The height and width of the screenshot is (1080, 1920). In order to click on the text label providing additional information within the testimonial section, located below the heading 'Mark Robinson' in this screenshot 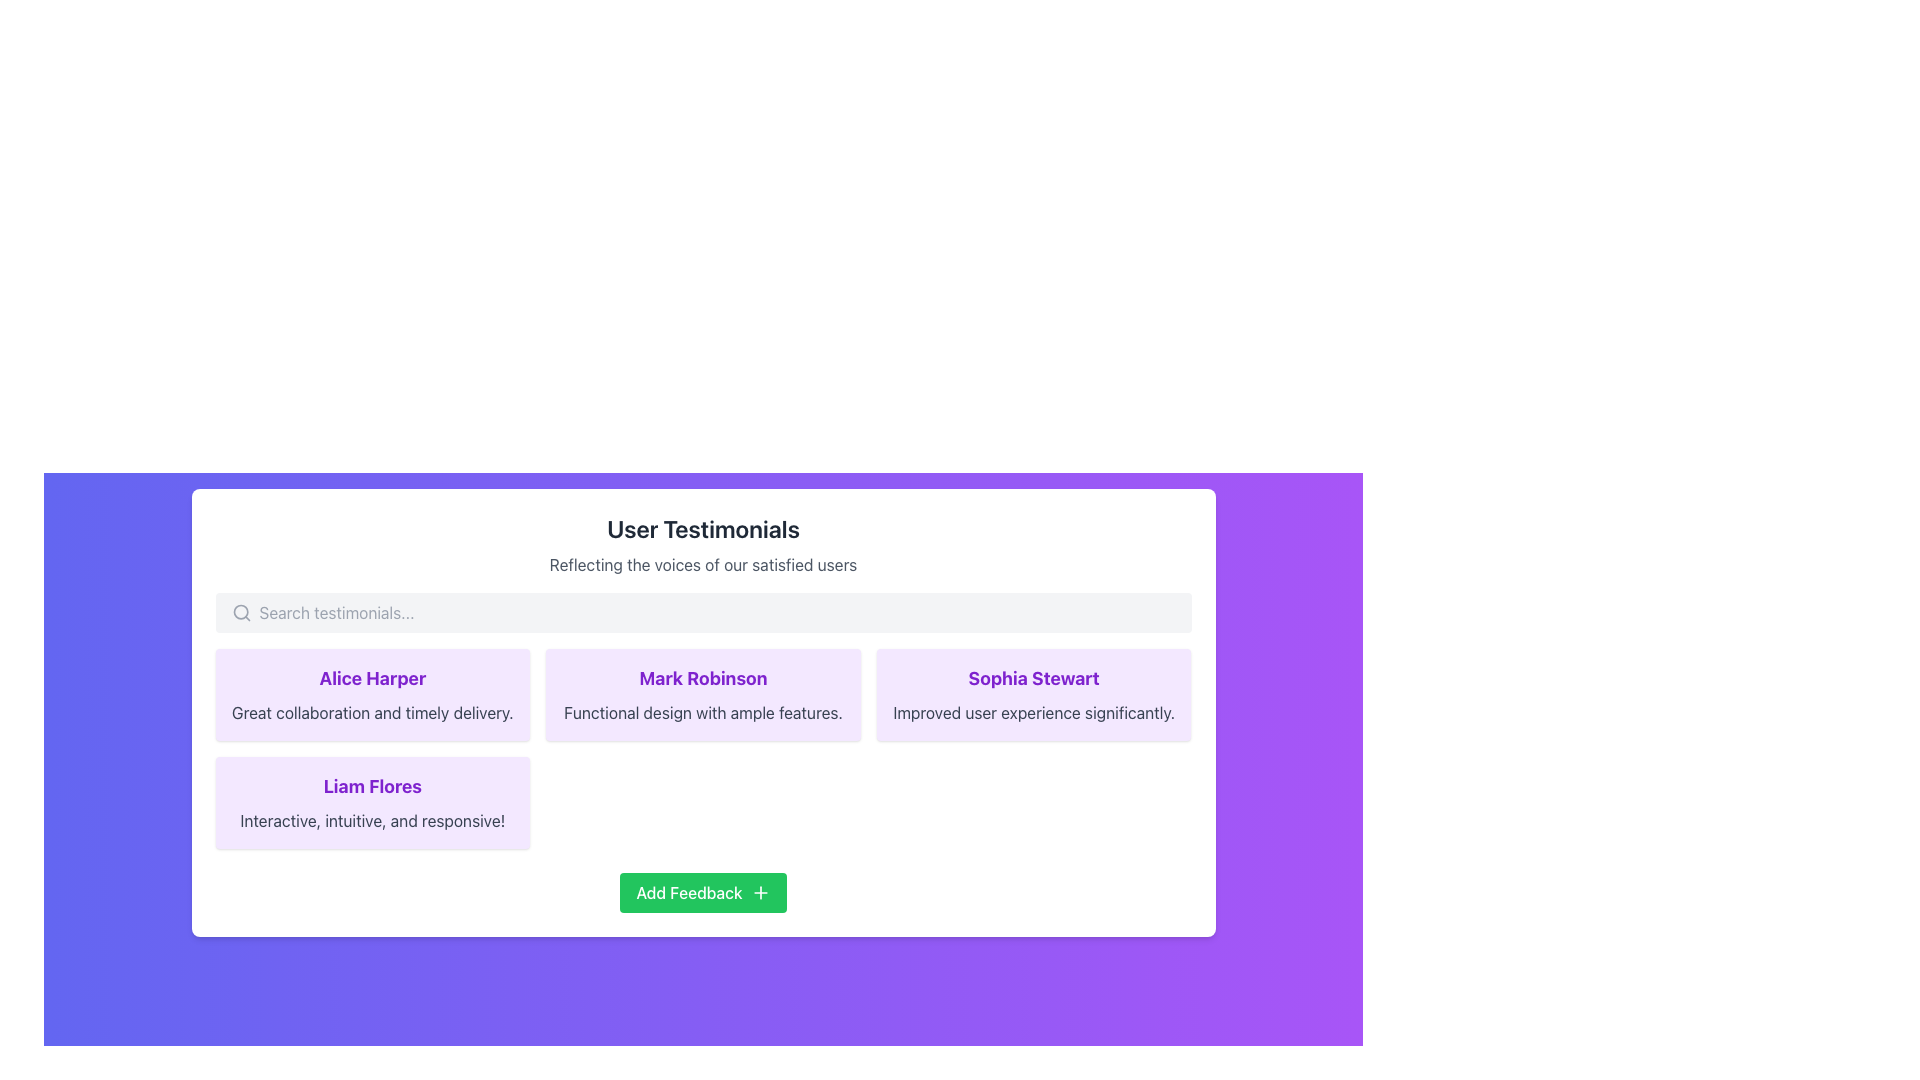, I will do `click(703, 712)`.